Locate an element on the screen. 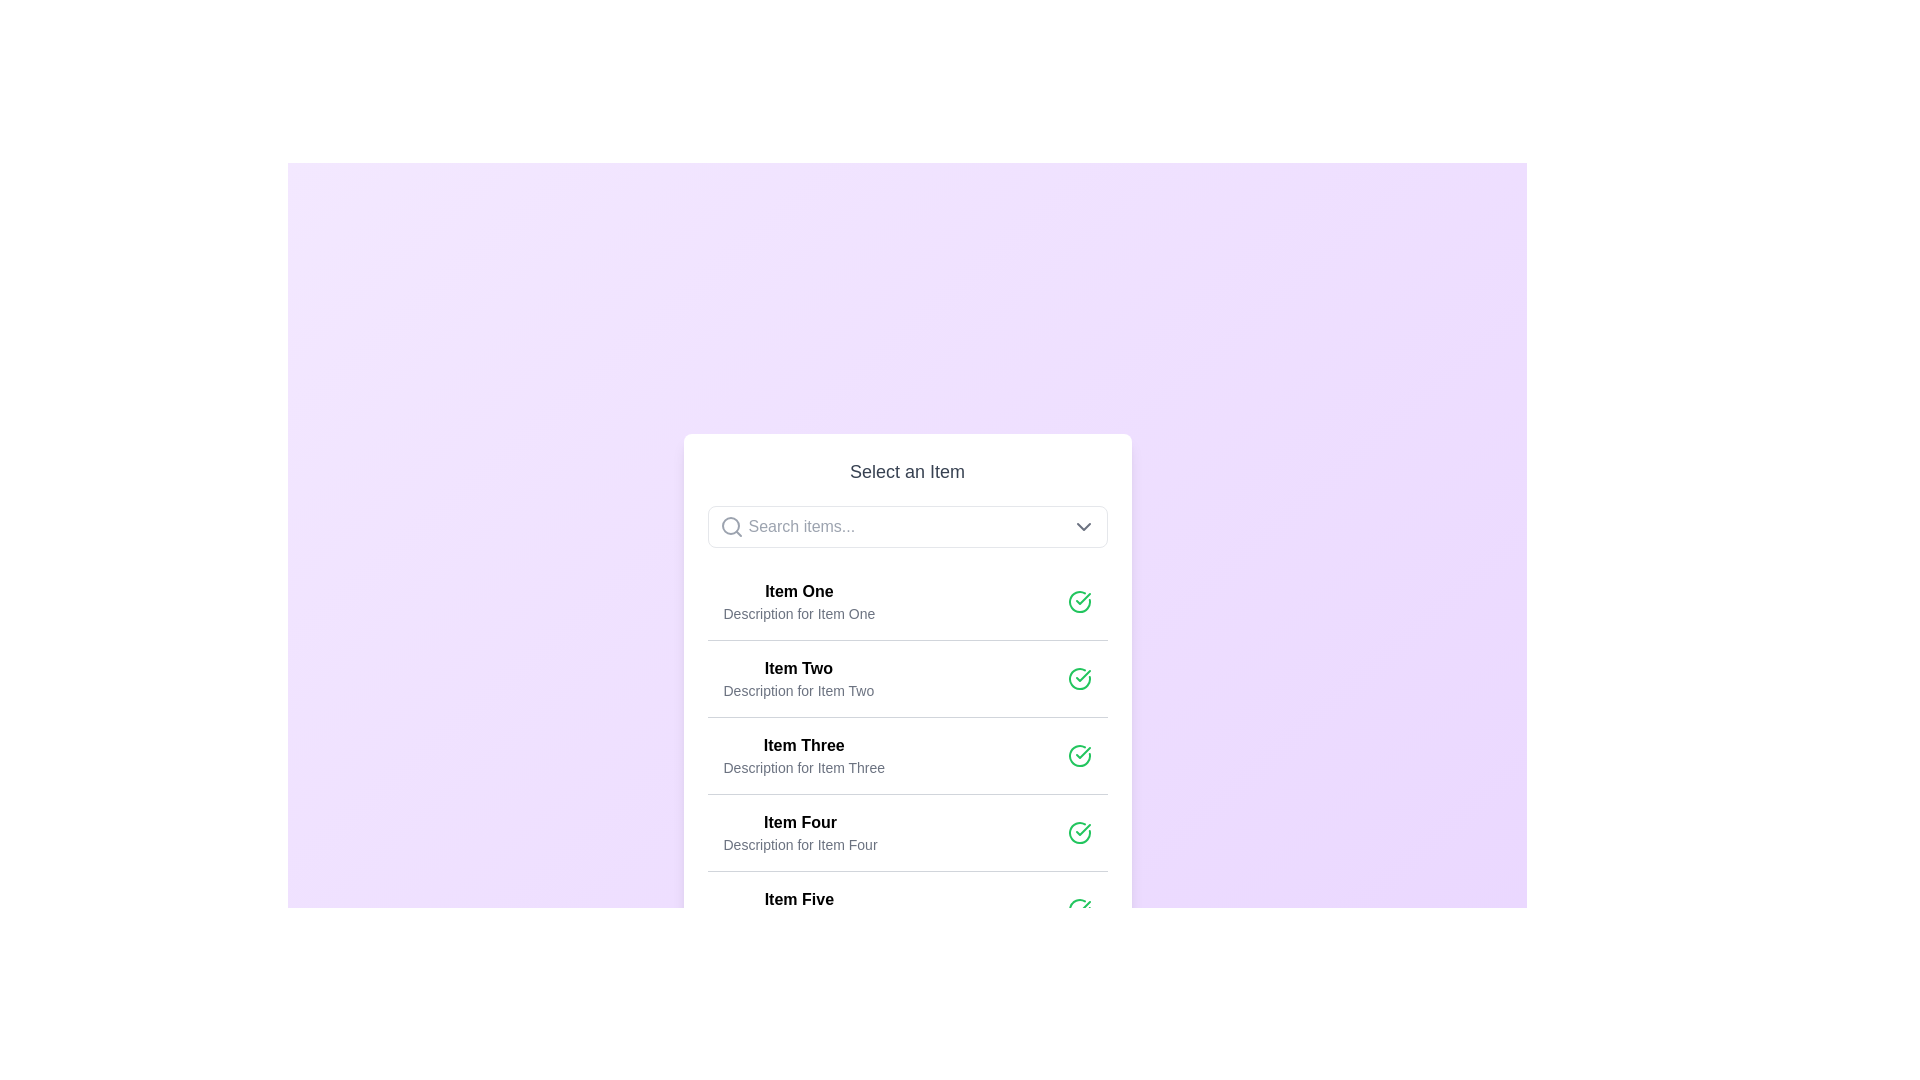 The width and height of the screenshot is (1920, 1080). the state represented by the check mark icon located to the far right of the 'Item Four' in the vertical list of selectable items is located at coordinates (1078, 833).